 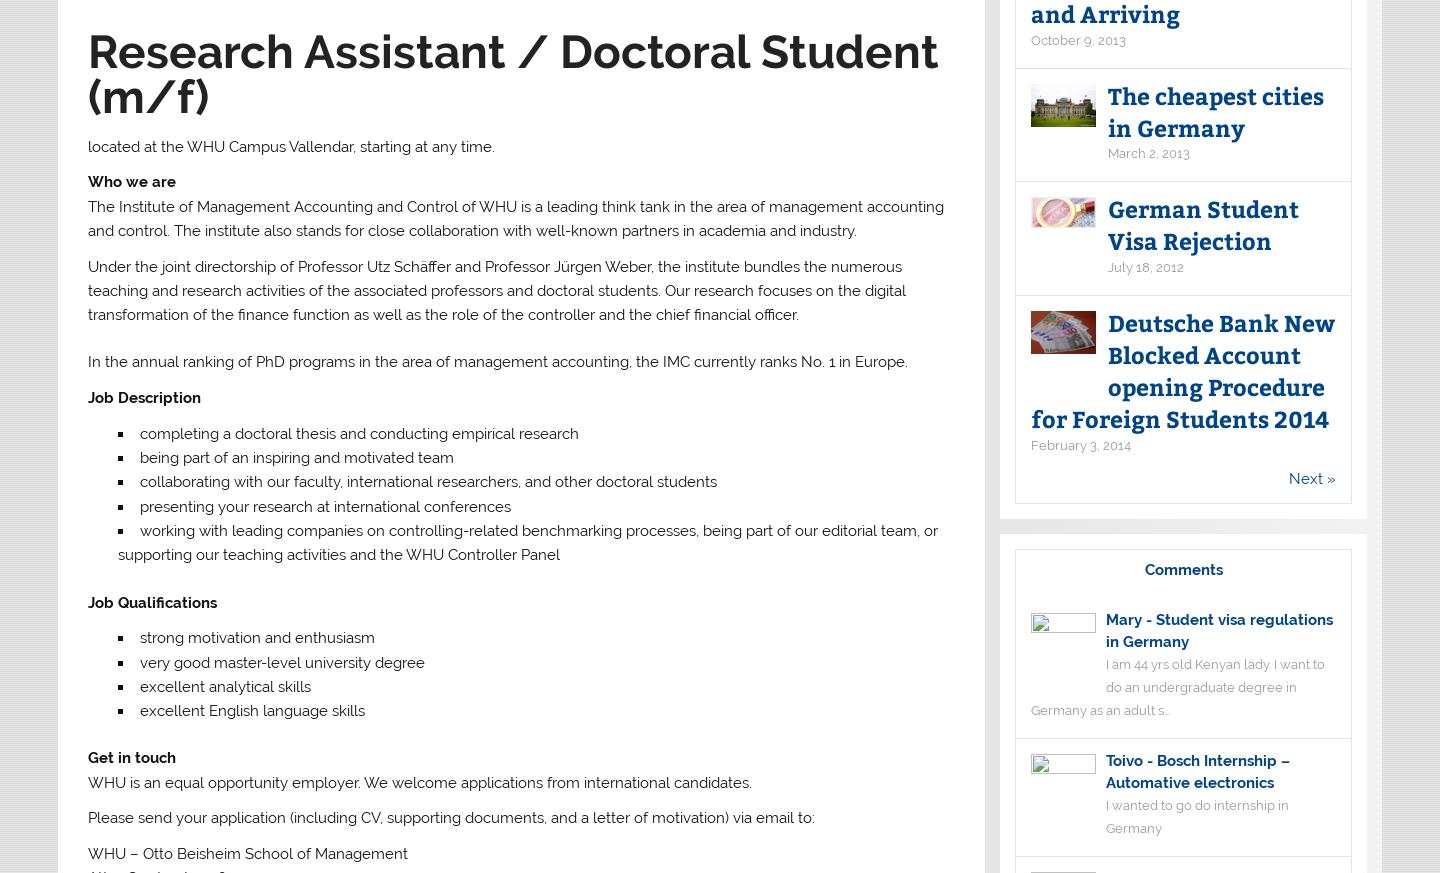 I want to click on 'Job Qualifications', so click(x=150, y=601).